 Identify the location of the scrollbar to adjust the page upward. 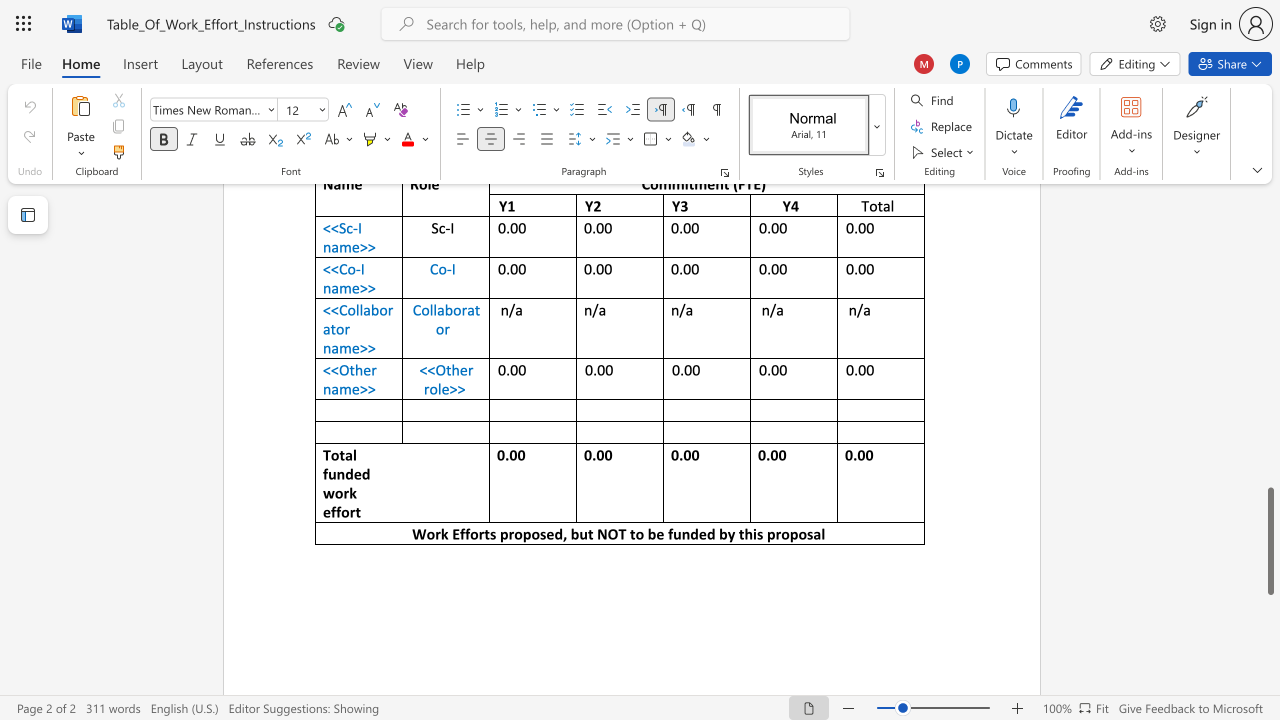
(1269, 460).